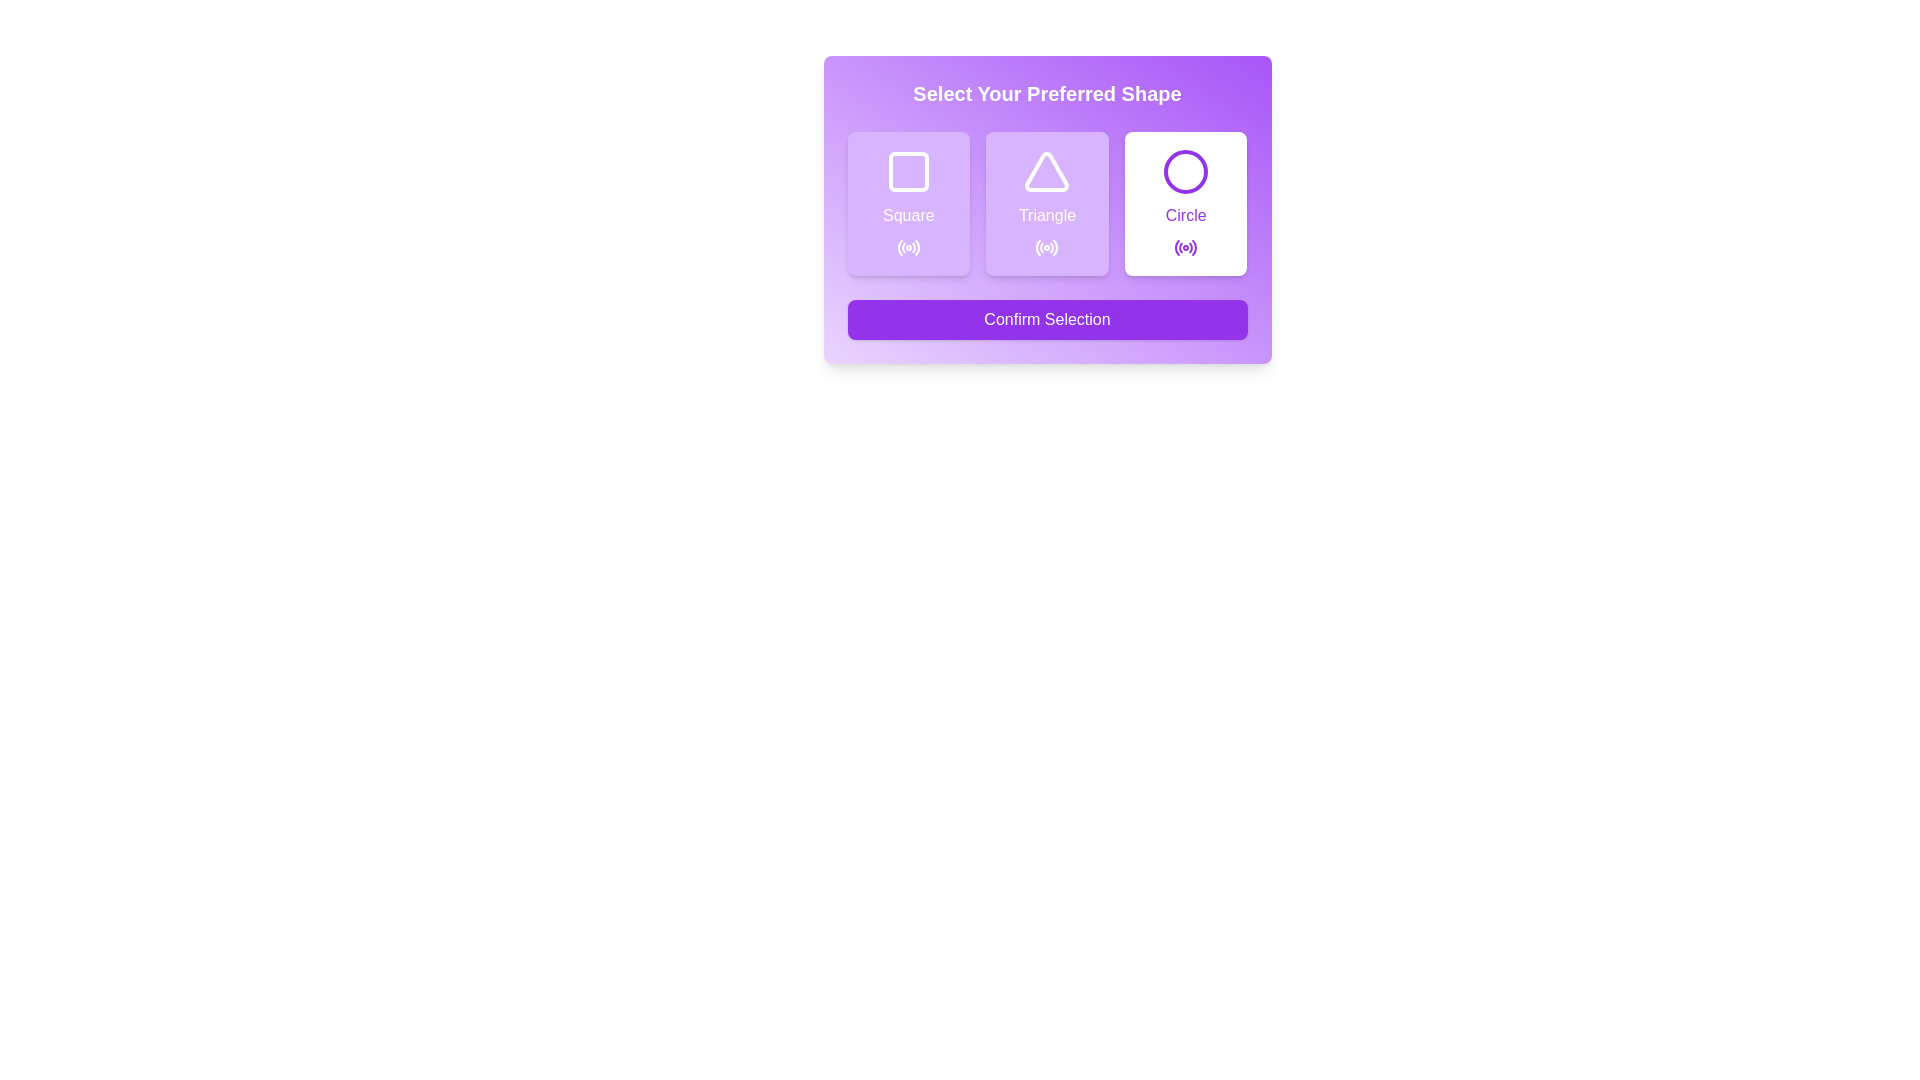 The image size is (1920, 1080). What do you see at coordinates (1046, 171) in the screenshot?
I see `the 'Triangle' SVG icon in the selector interface to indicate focus` at bounding box center [1046, 171].